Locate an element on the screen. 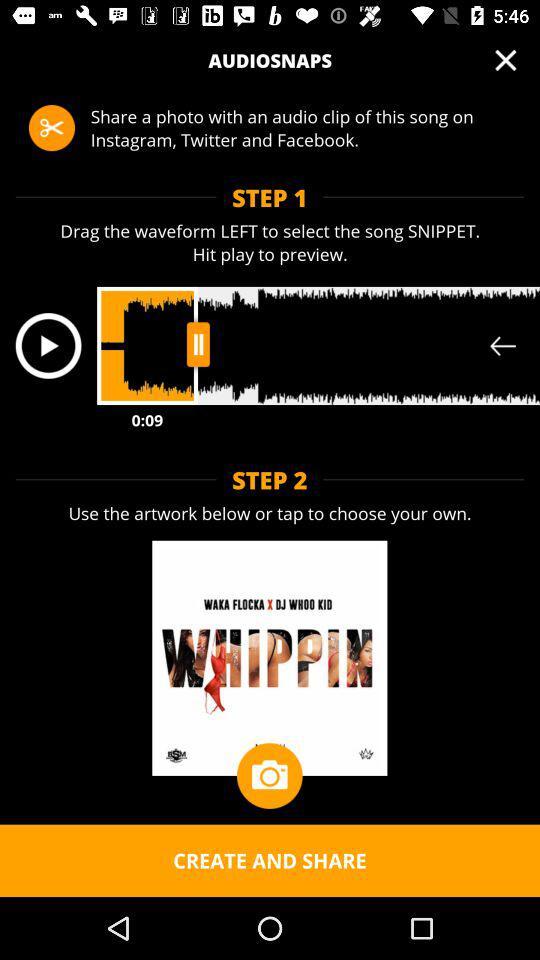  the close icon is located at coordinates (504, 59).